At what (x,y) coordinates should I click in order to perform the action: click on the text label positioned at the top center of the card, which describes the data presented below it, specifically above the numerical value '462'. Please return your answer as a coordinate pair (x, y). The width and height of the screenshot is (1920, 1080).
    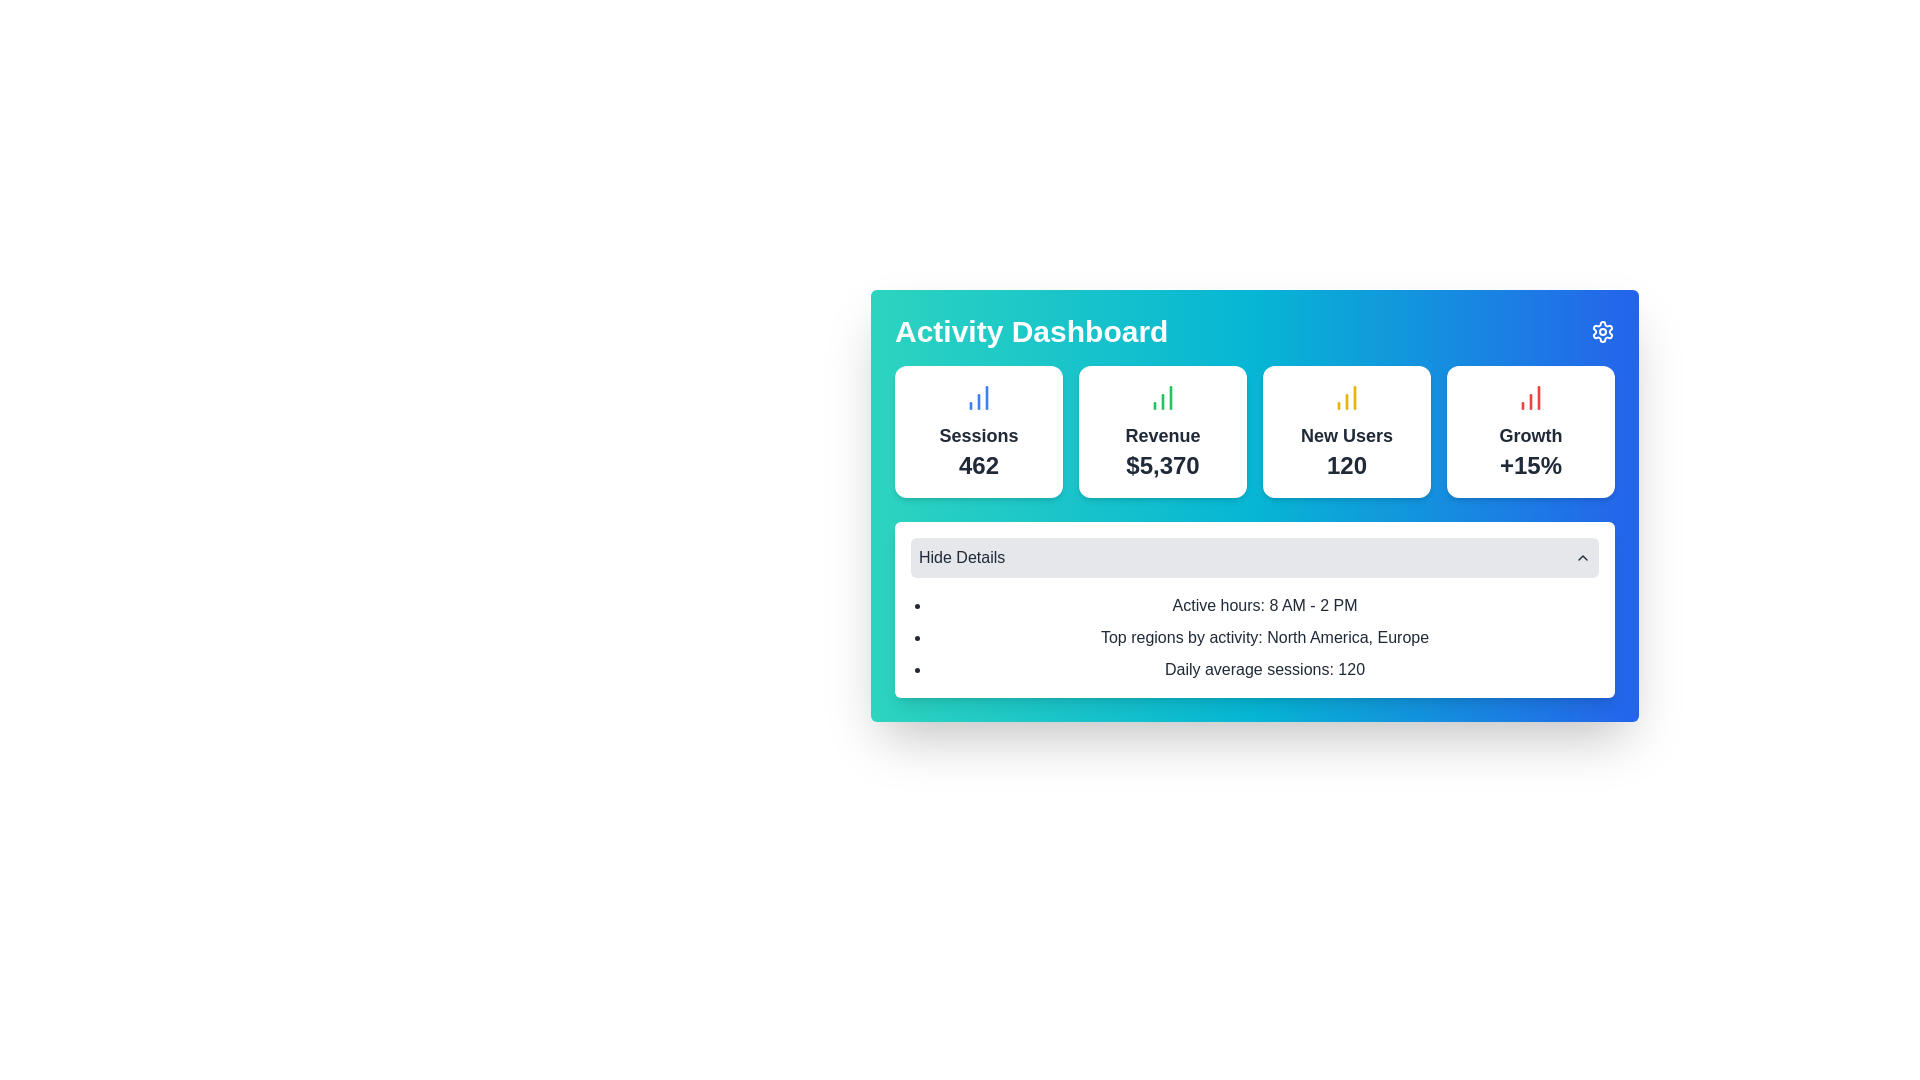
    Looking at the image, I should click on (979, 434).